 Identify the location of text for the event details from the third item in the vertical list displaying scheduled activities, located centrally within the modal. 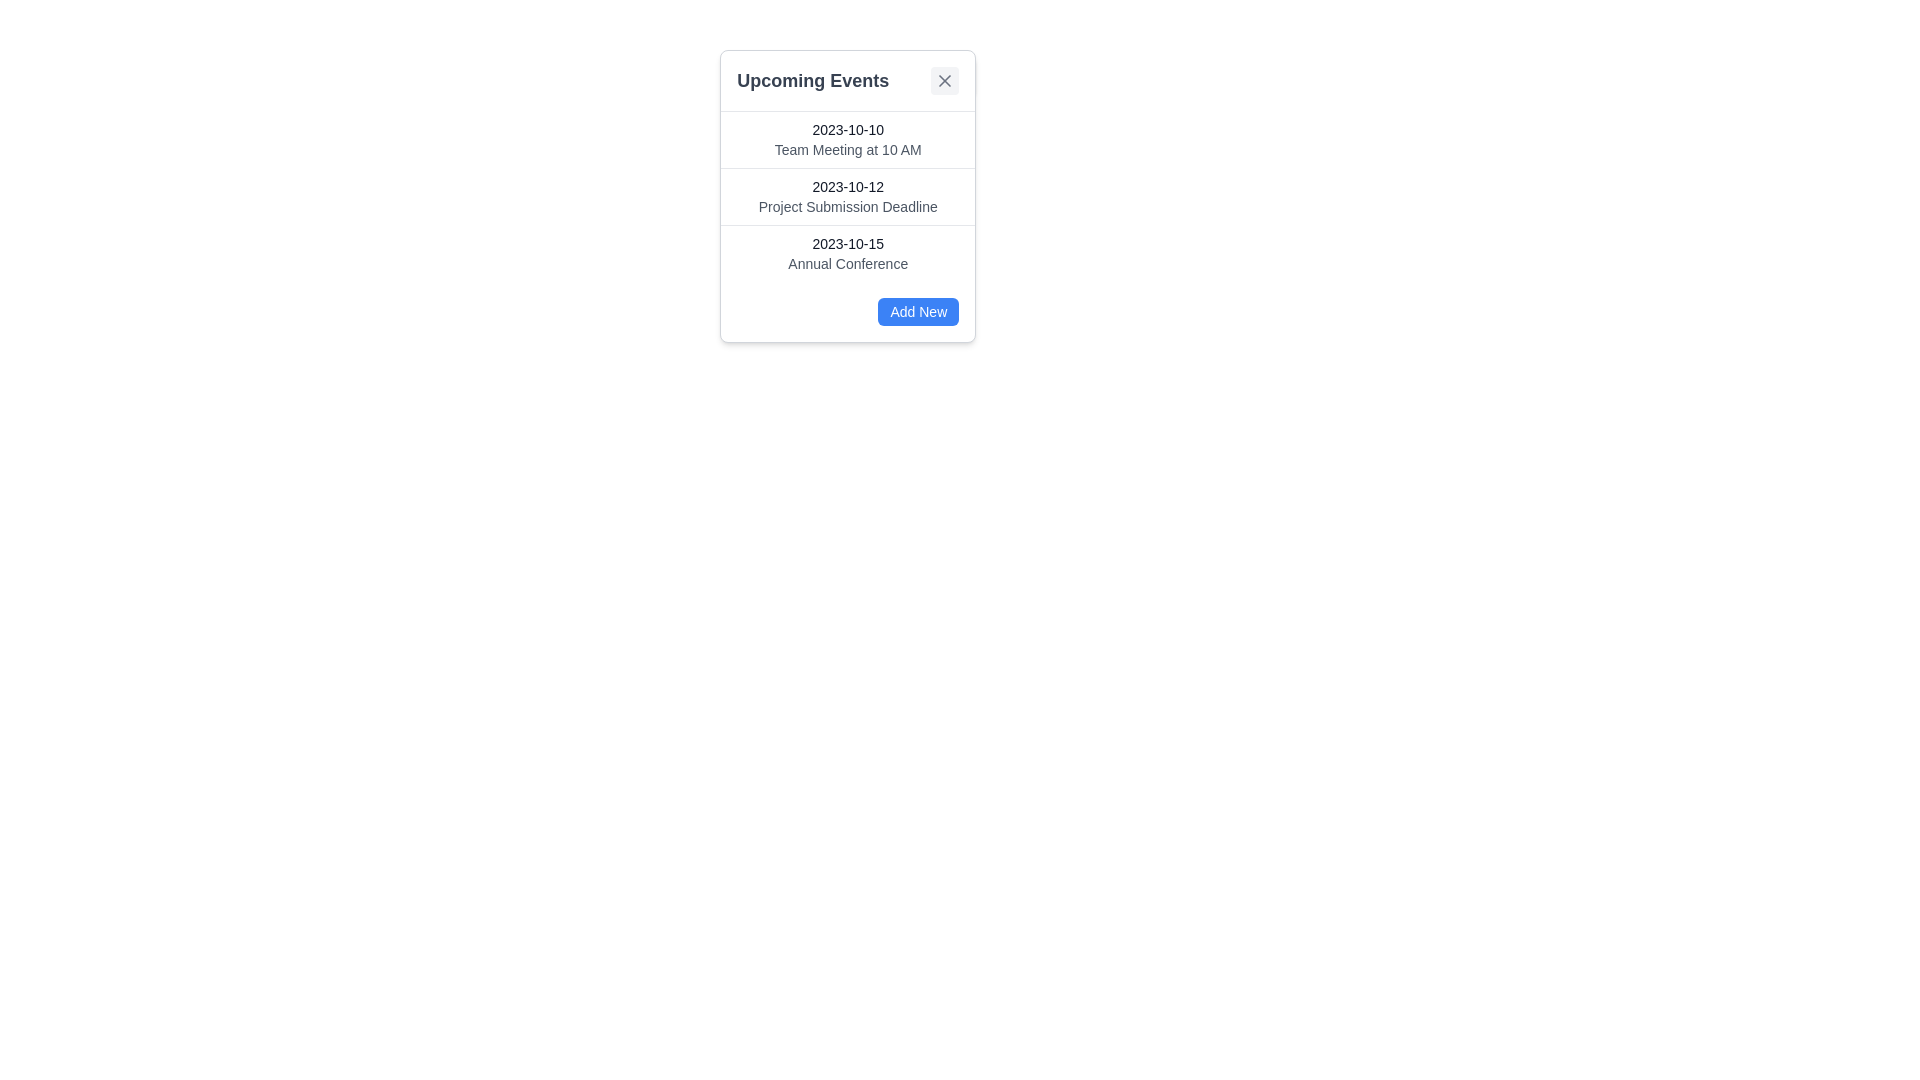
(848, 252).